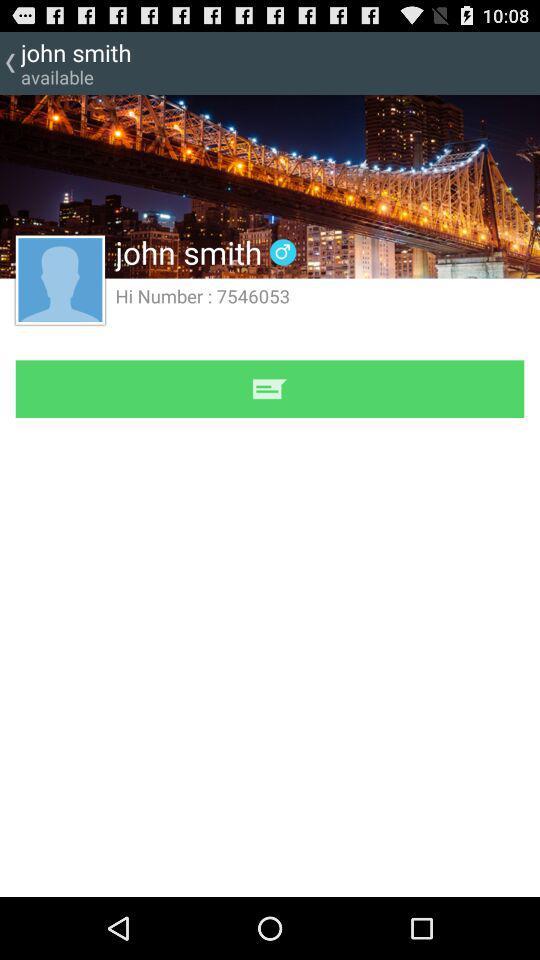 The height and width of the screenshot is (960, 540). I want to click on icon below the available item, so click(60, 278).